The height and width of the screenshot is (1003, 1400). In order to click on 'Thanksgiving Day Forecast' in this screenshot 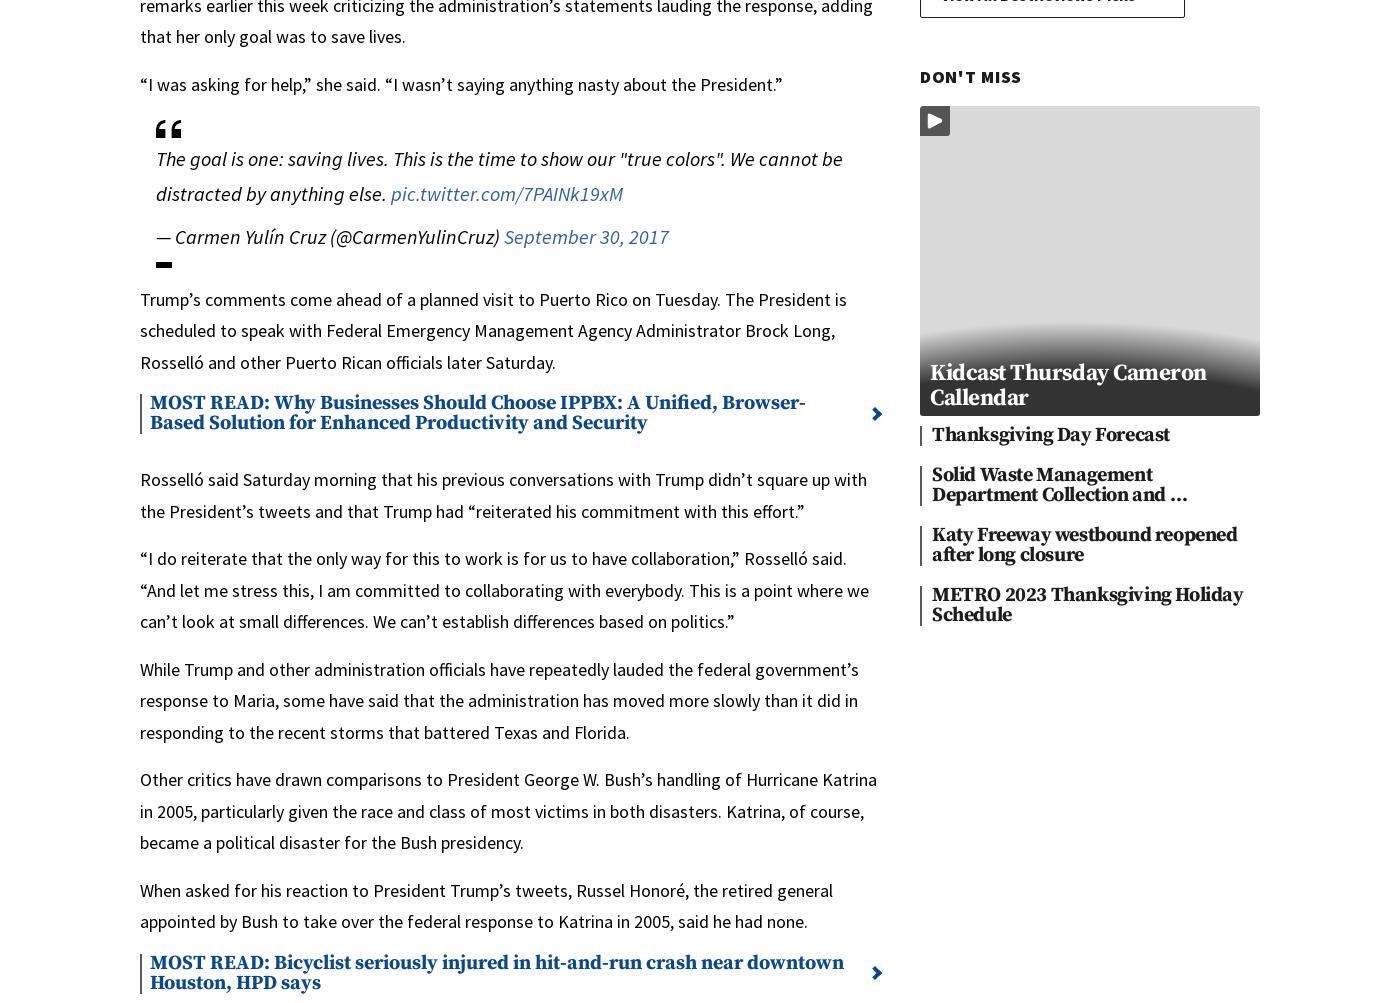, I will do `click(1050, 435)`.